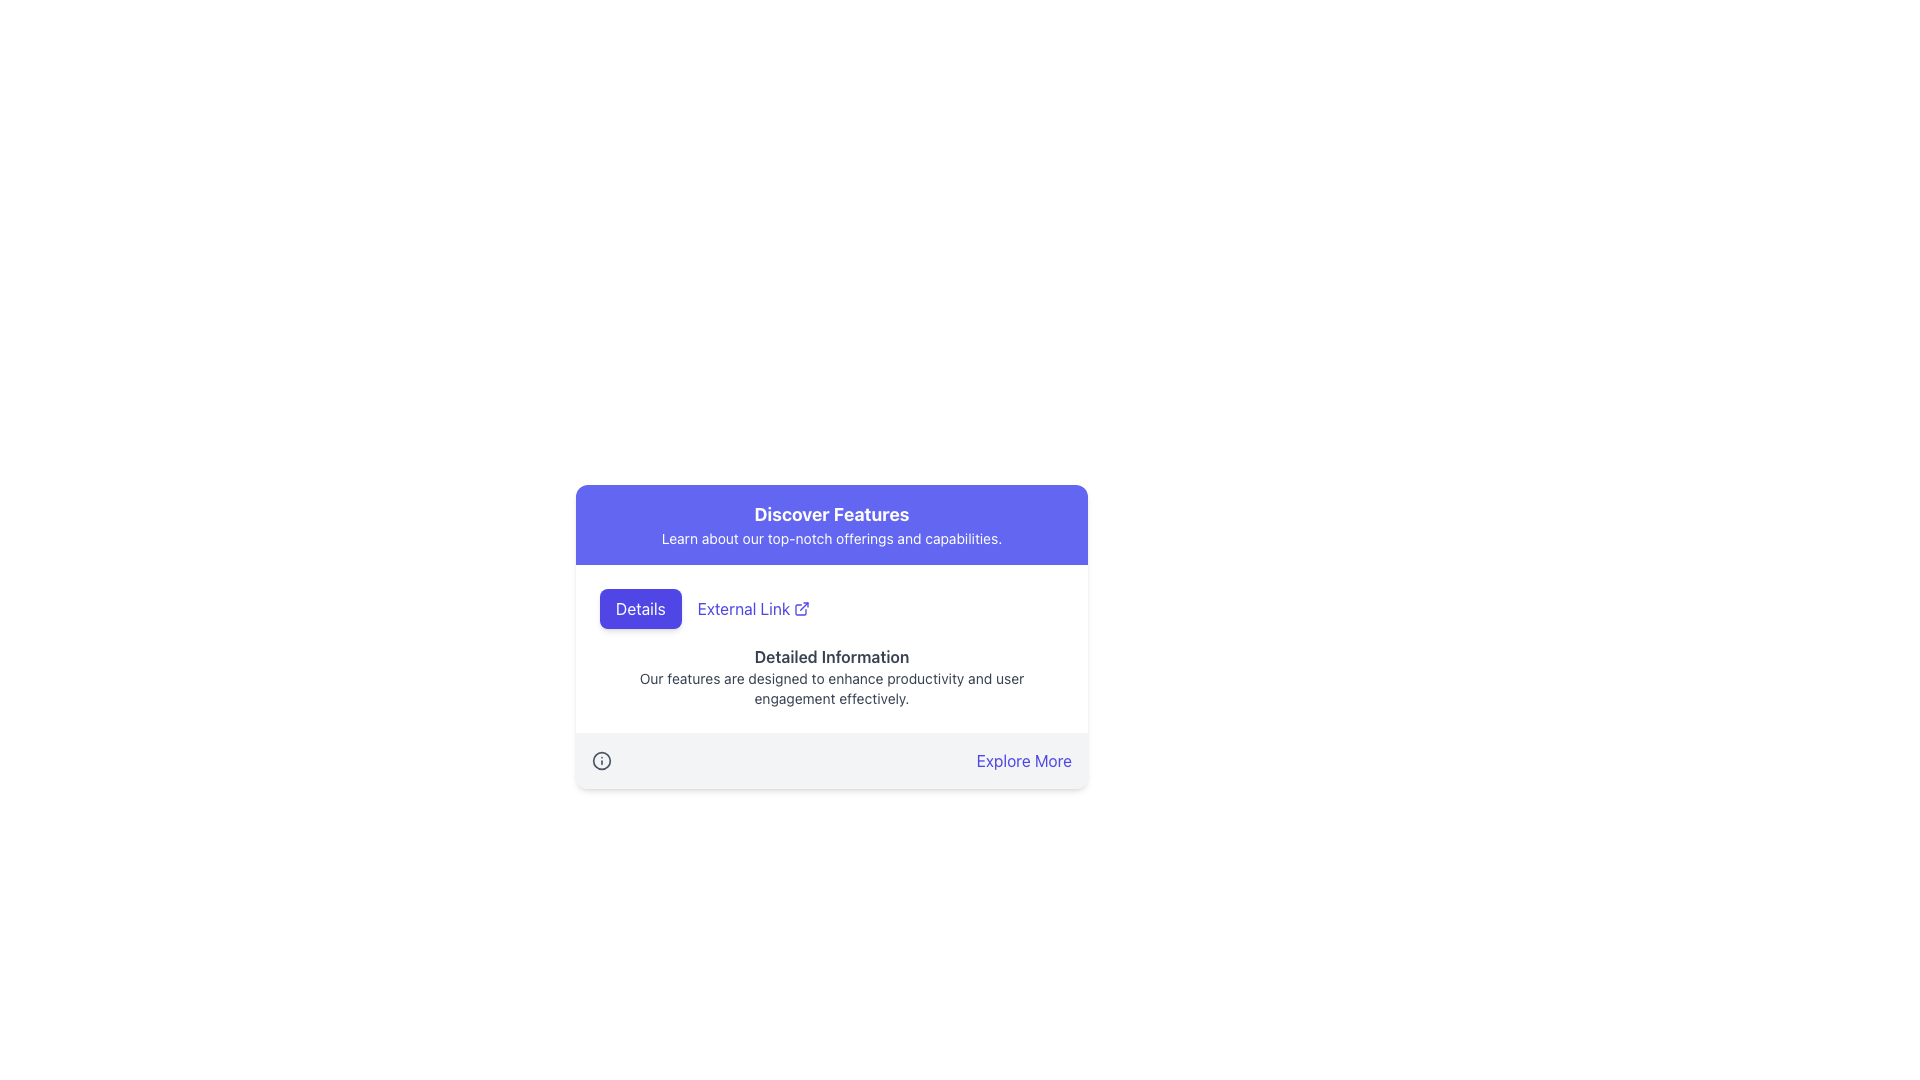 The image size is (1920, 1080). What do you see at coordinates (831, 760) in the screenshot?
I see `the 'Explore More' hyperlink located at the bottom section of a card component` at bounding box center [831, 760].